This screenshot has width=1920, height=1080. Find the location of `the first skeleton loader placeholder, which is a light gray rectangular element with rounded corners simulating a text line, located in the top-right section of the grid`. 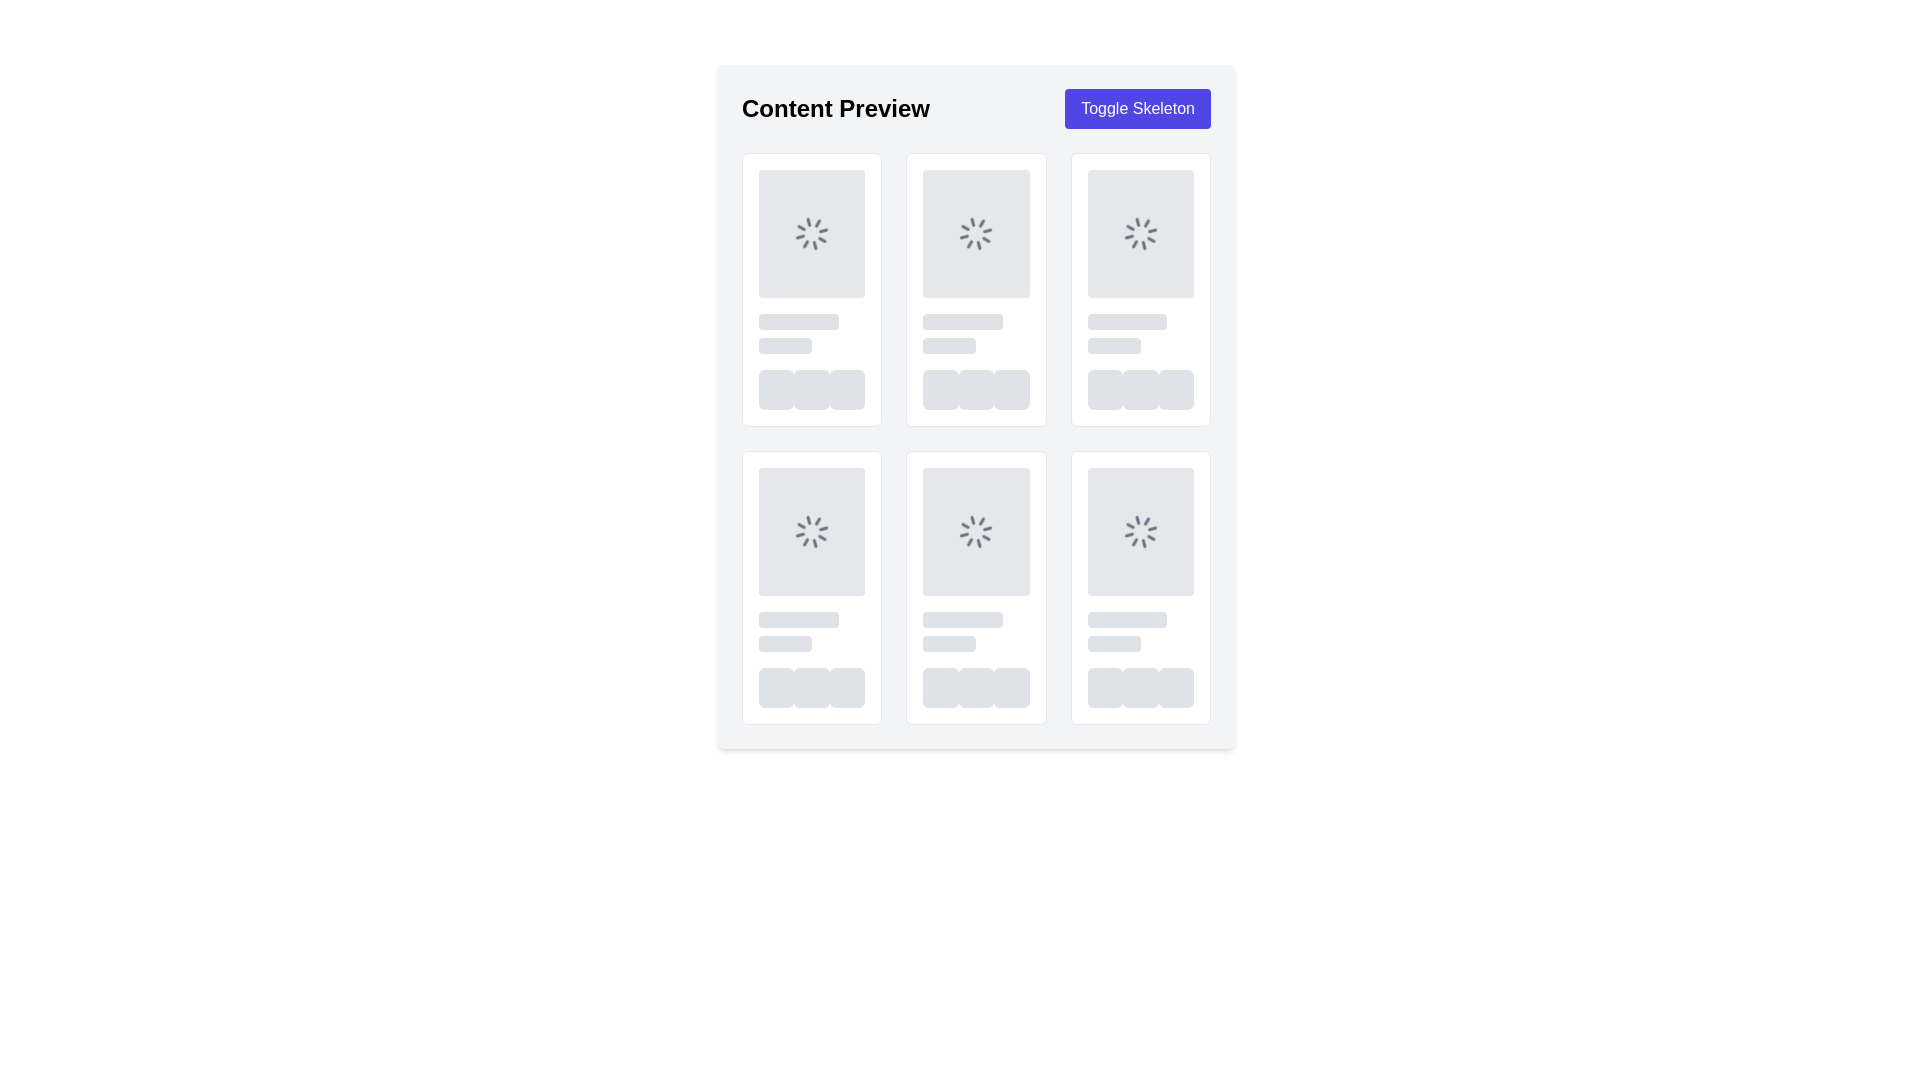

the first skeleton loader placeholder, which is a light gray rectangular element with rounded corners simulating a text line, located in the top-right section of the grid is located at coordinates (1127, 320).